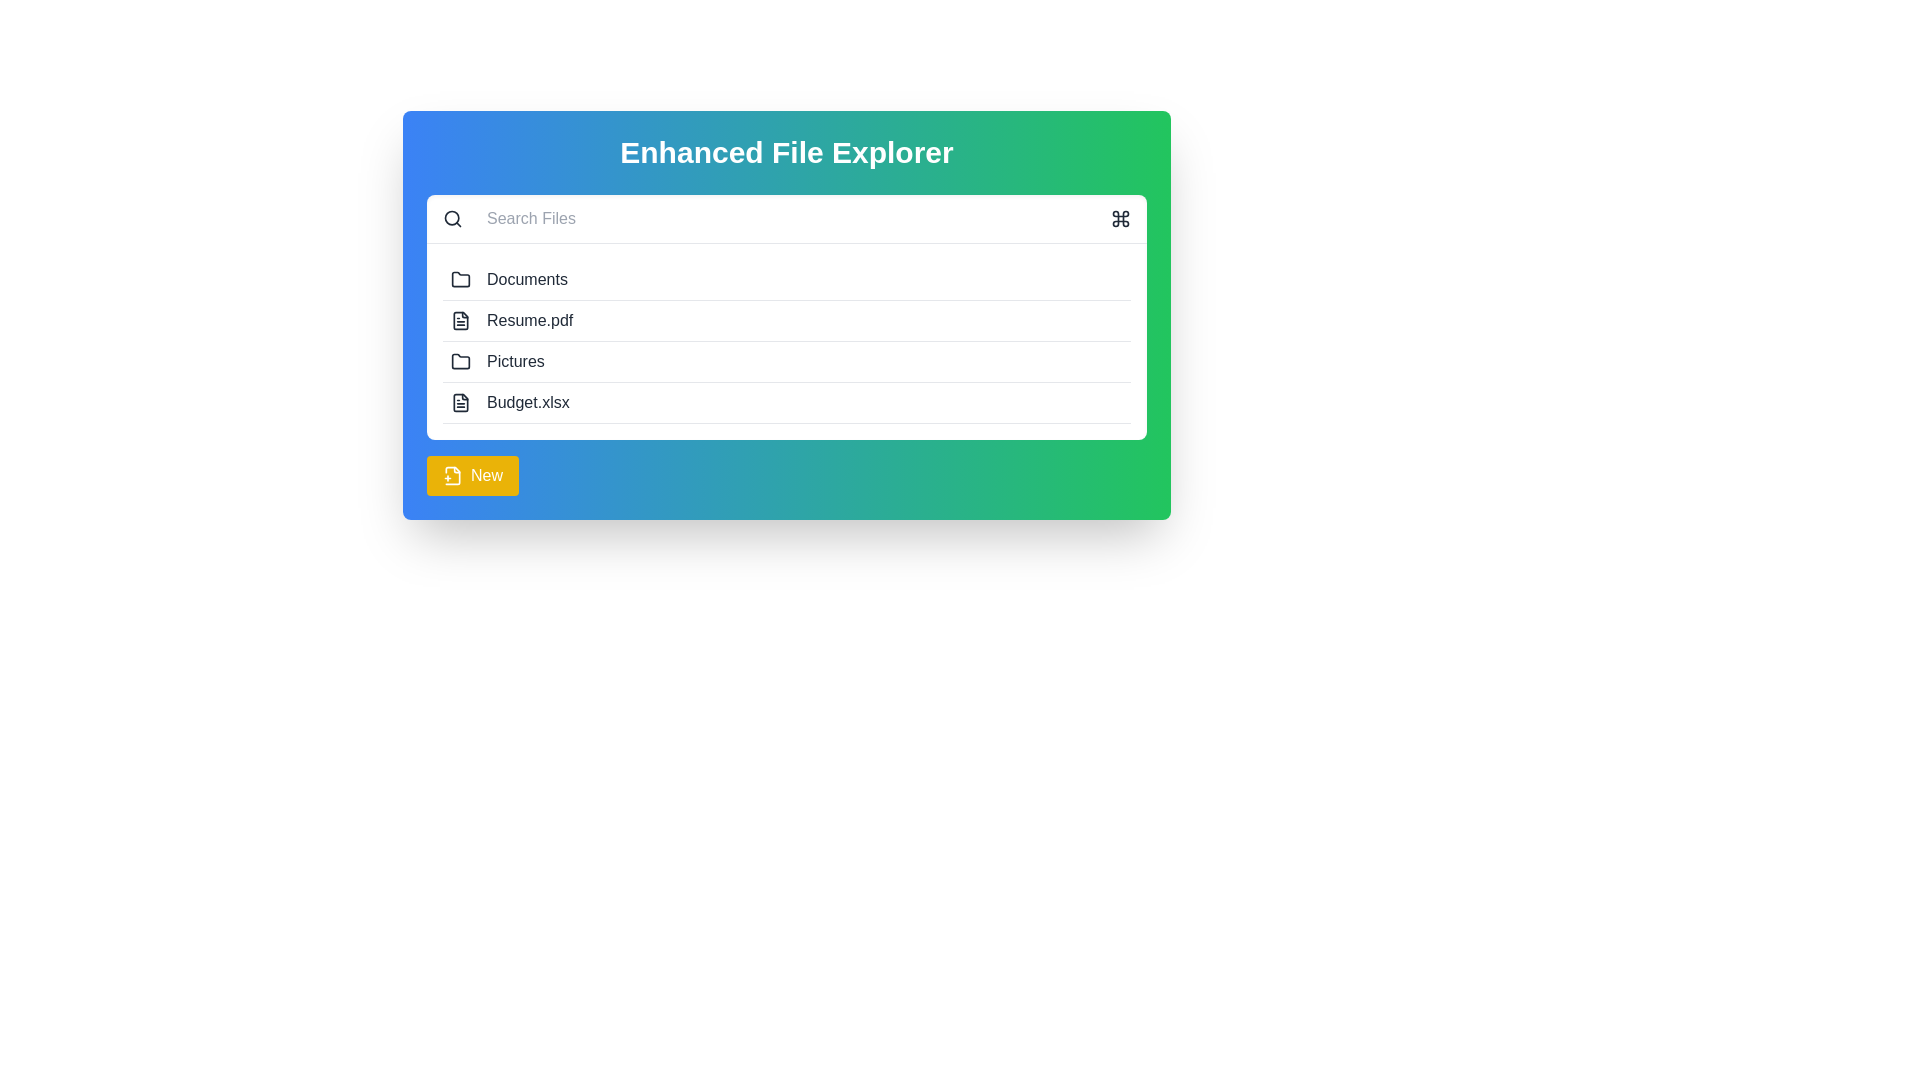 This screenshot has height=1080, width=1920. What do you see at coordinates (786, 320) in the screenshot?
I see `the list item labeled 'Resume.pdf' in the file management interface` at bounding box center [786, 320].